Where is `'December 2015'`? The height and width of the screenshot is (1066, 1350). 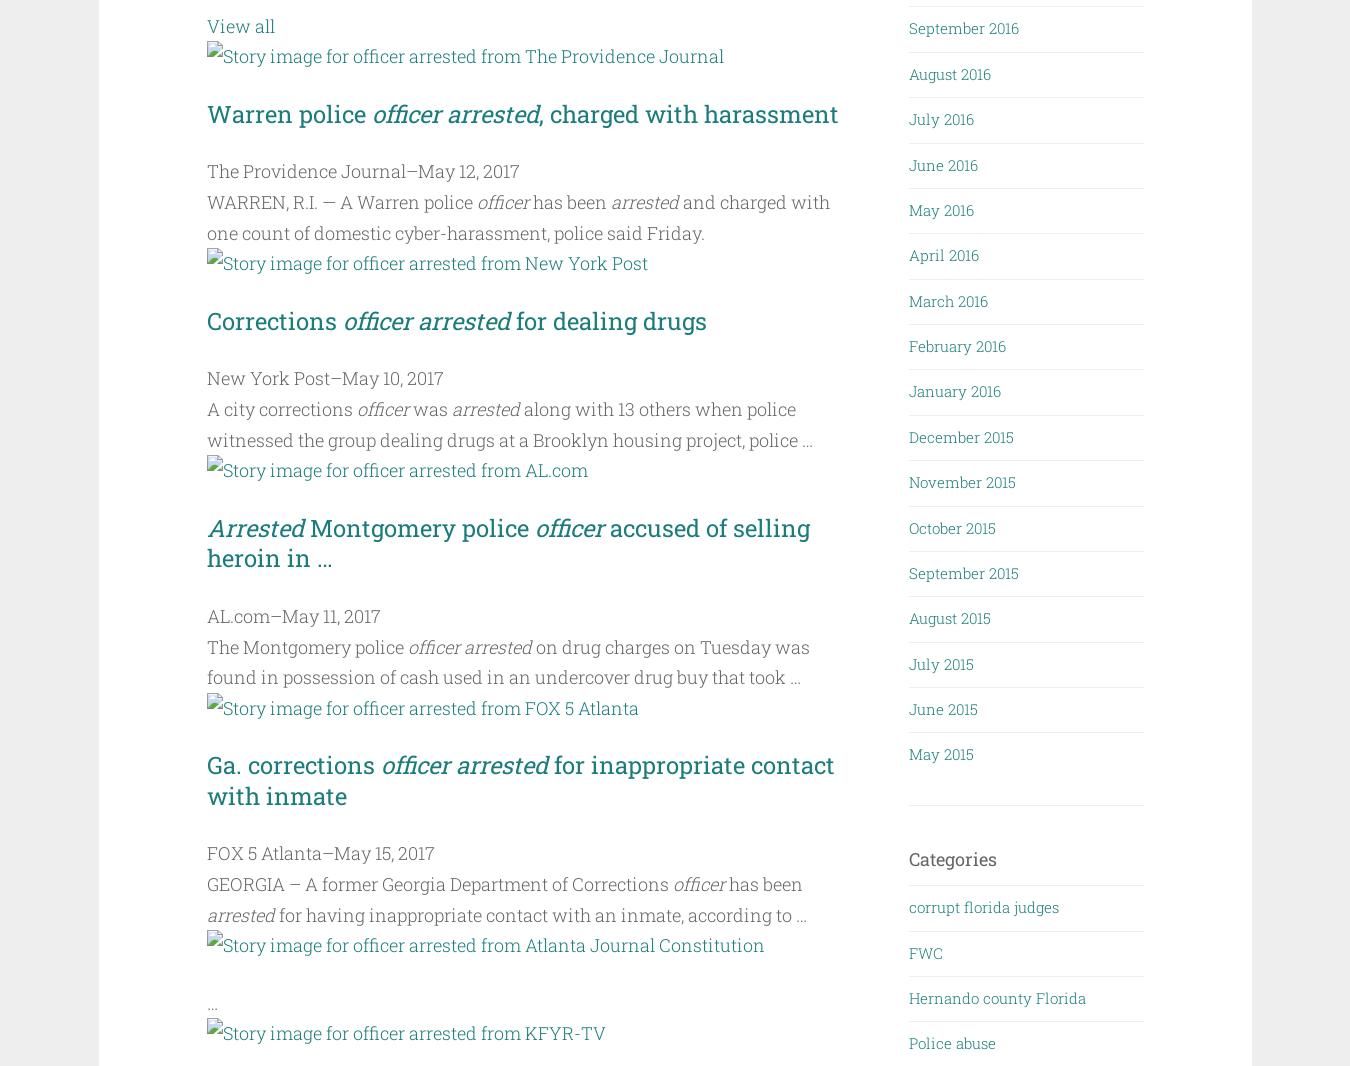
'December 2015' is located at coordinates (960, 435).